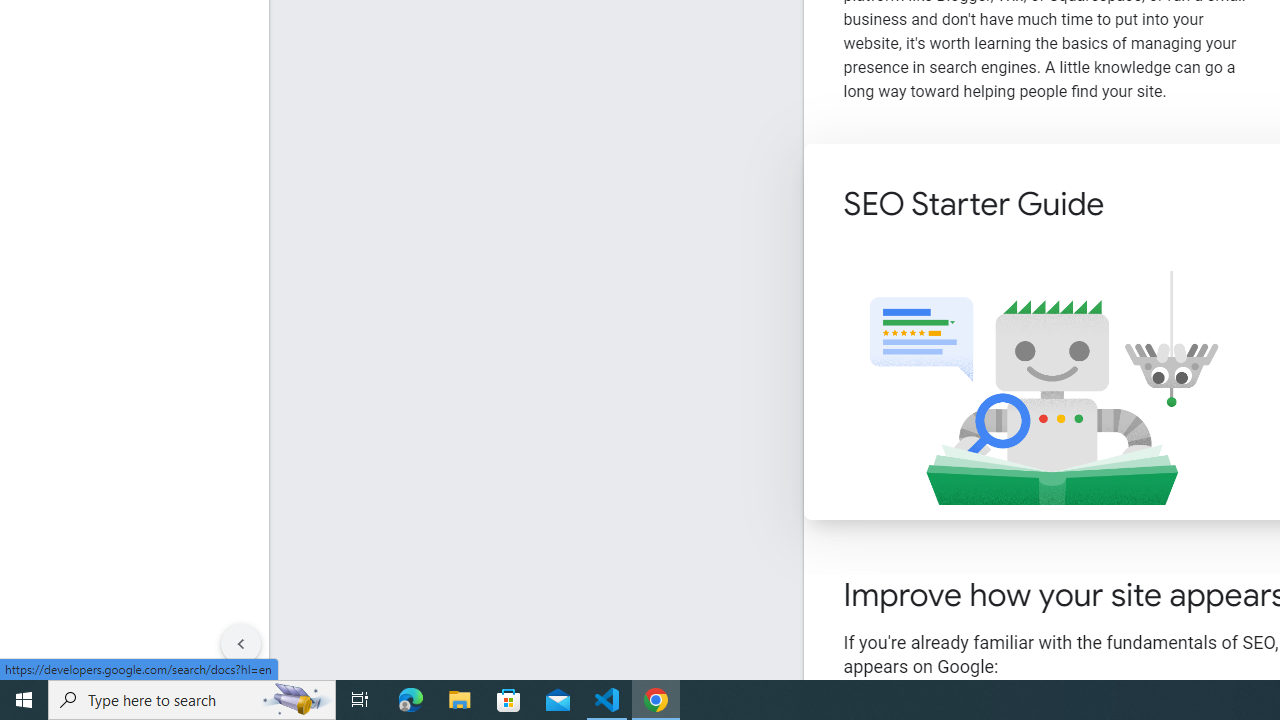  What do you see at coordinates (240, 644) in the screenshot?
I see `'Hide side navigation'` at bounding box center [240, 644].